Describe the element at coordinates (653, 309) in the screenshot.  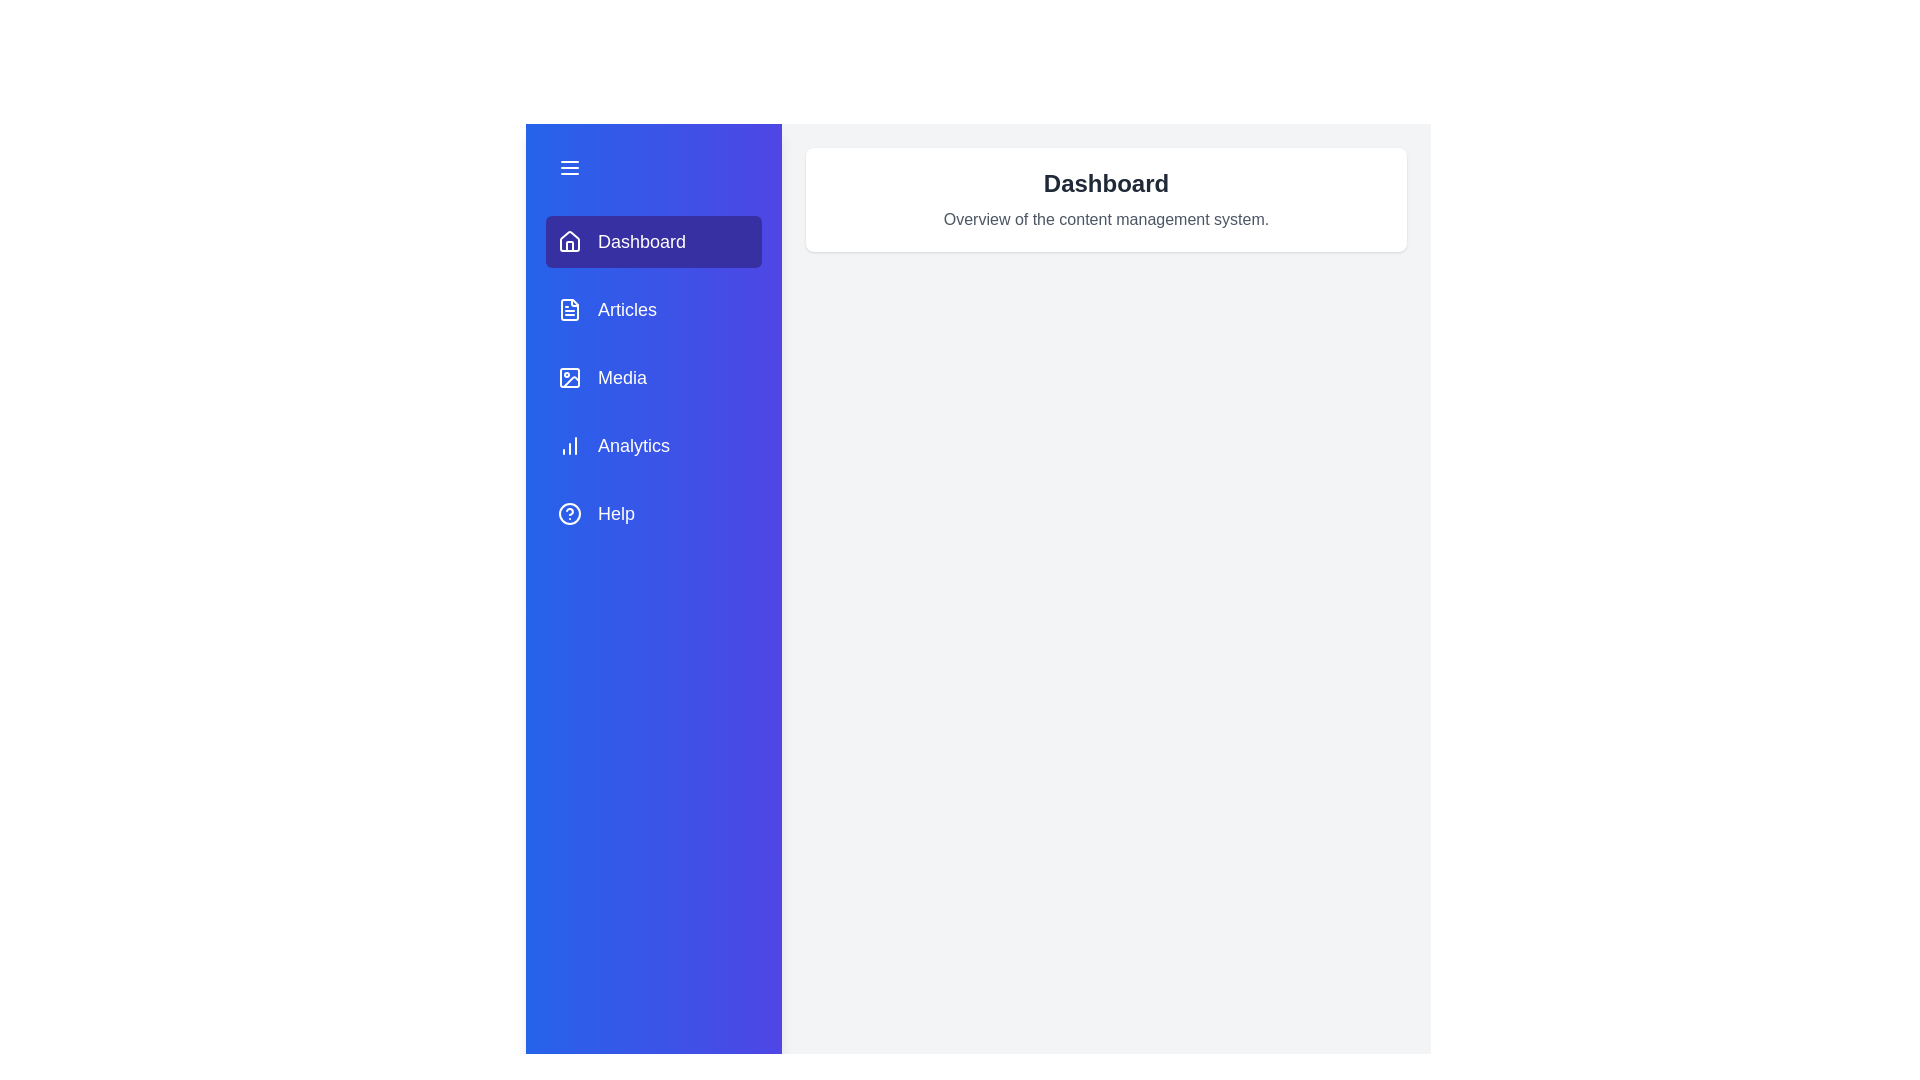
I see `the tab labeled Articles to highlight it` at that location.